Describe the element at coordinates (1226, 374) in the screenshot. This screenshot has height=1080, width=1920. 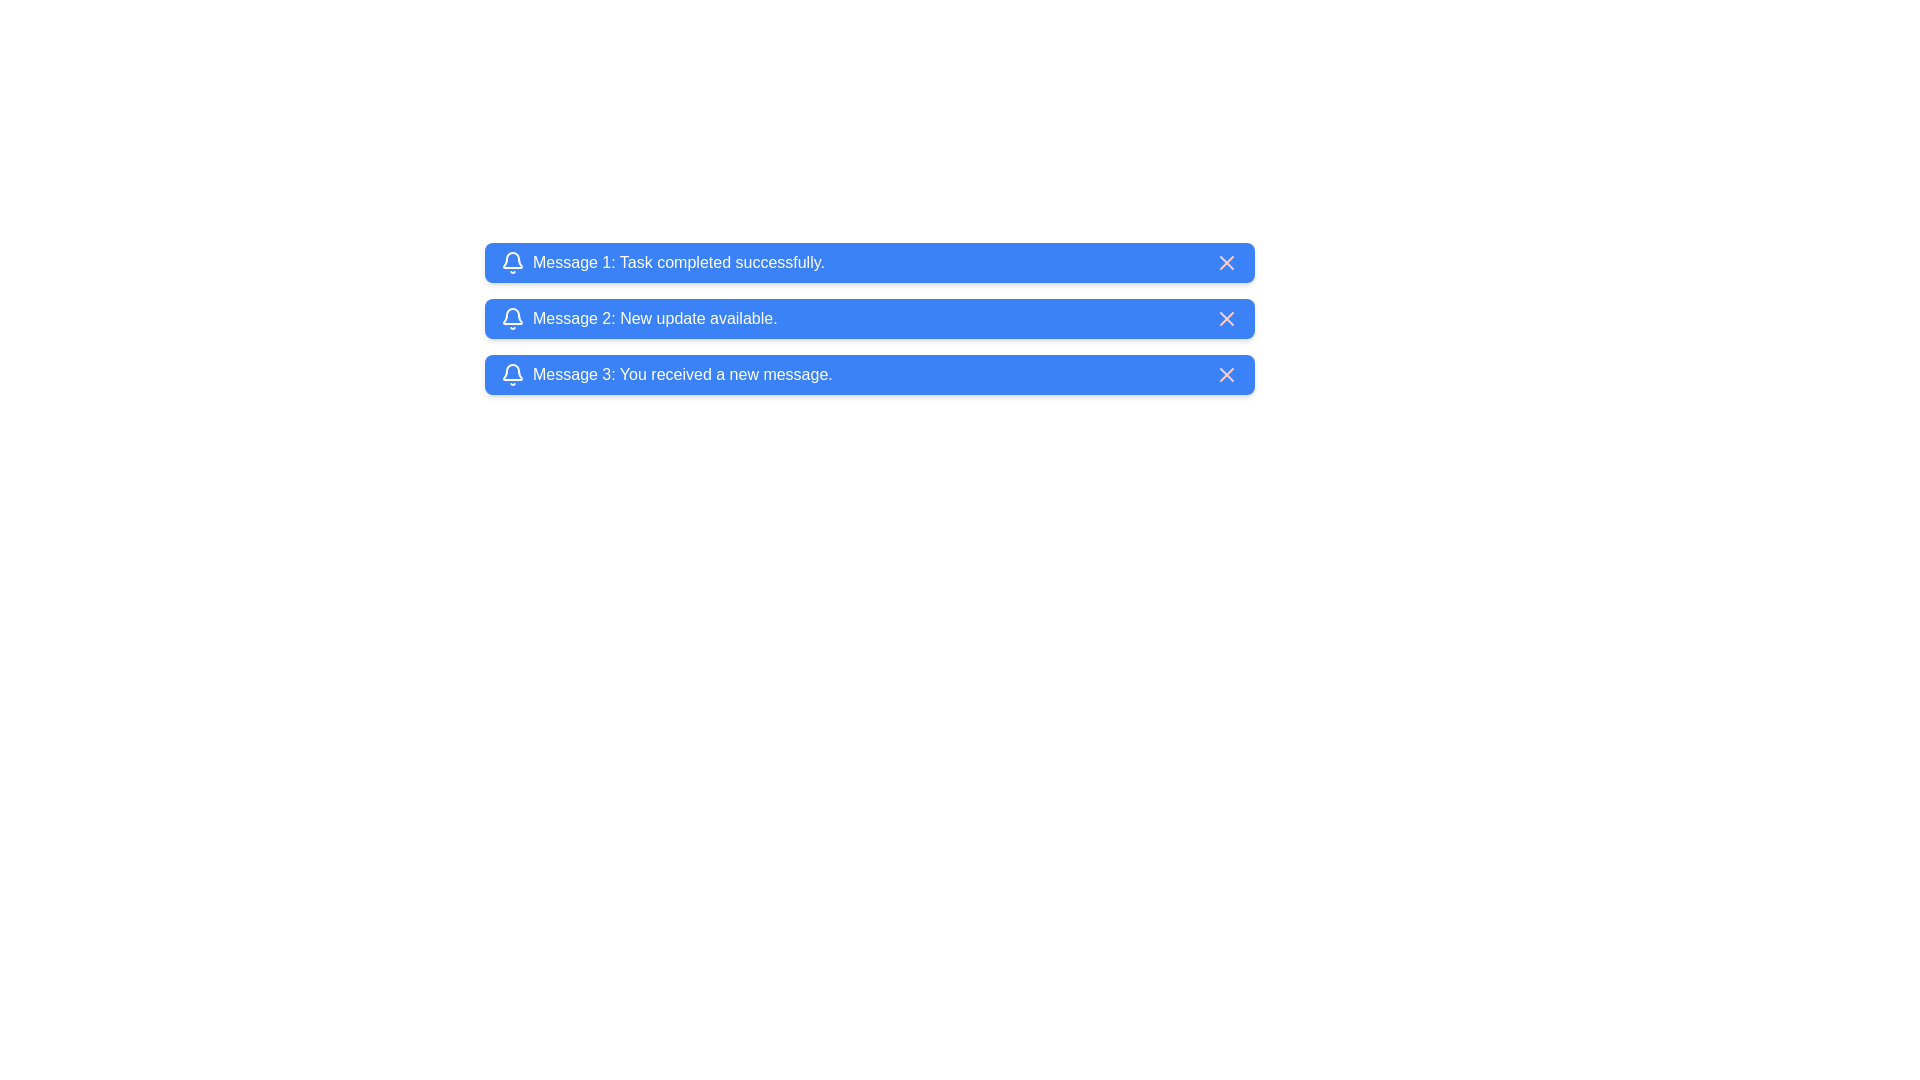
I see `keyboard navigation` at that location.